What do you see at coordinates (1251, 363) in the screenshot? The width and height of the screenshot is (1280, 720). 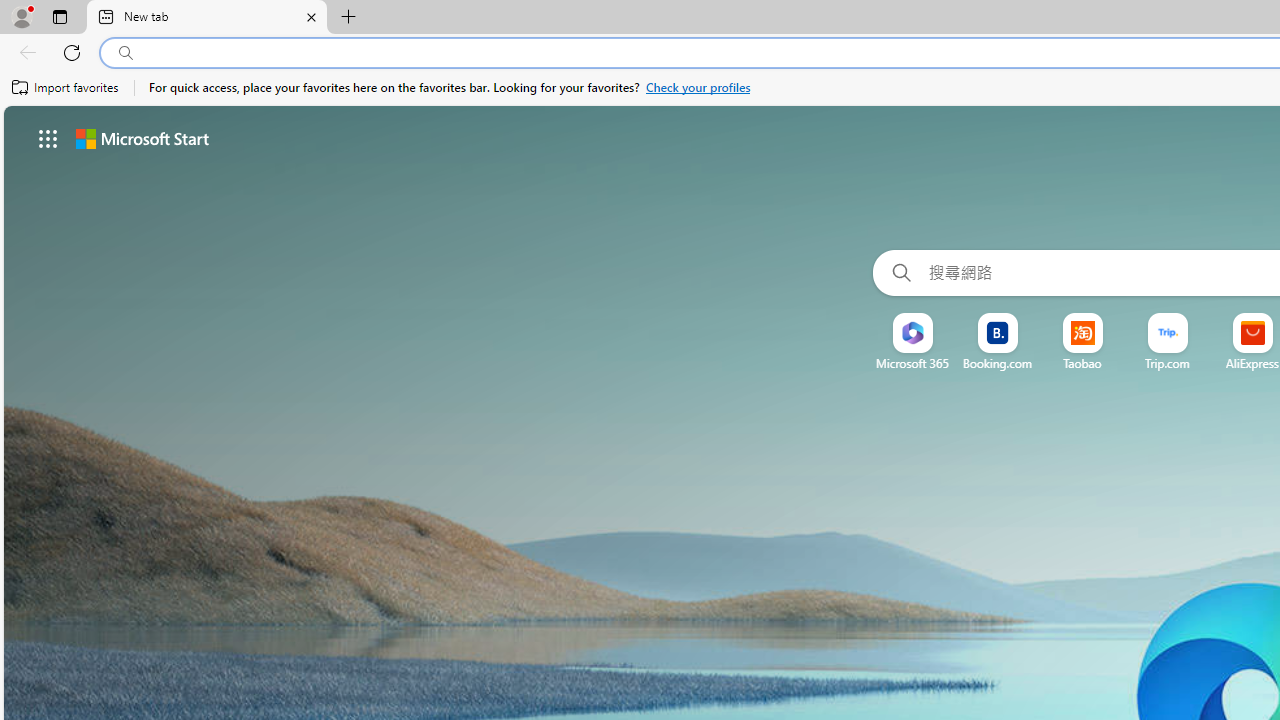 I see `'AliExpress'` at bounding box center [1251, 363].